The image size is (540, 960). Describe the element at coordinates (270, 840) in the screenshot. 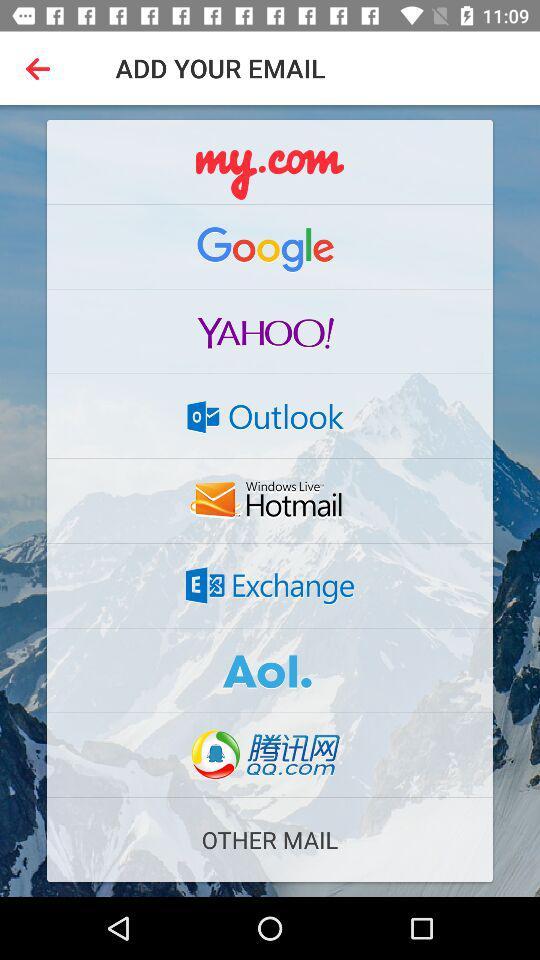

I see `the other mail icon` at that location.